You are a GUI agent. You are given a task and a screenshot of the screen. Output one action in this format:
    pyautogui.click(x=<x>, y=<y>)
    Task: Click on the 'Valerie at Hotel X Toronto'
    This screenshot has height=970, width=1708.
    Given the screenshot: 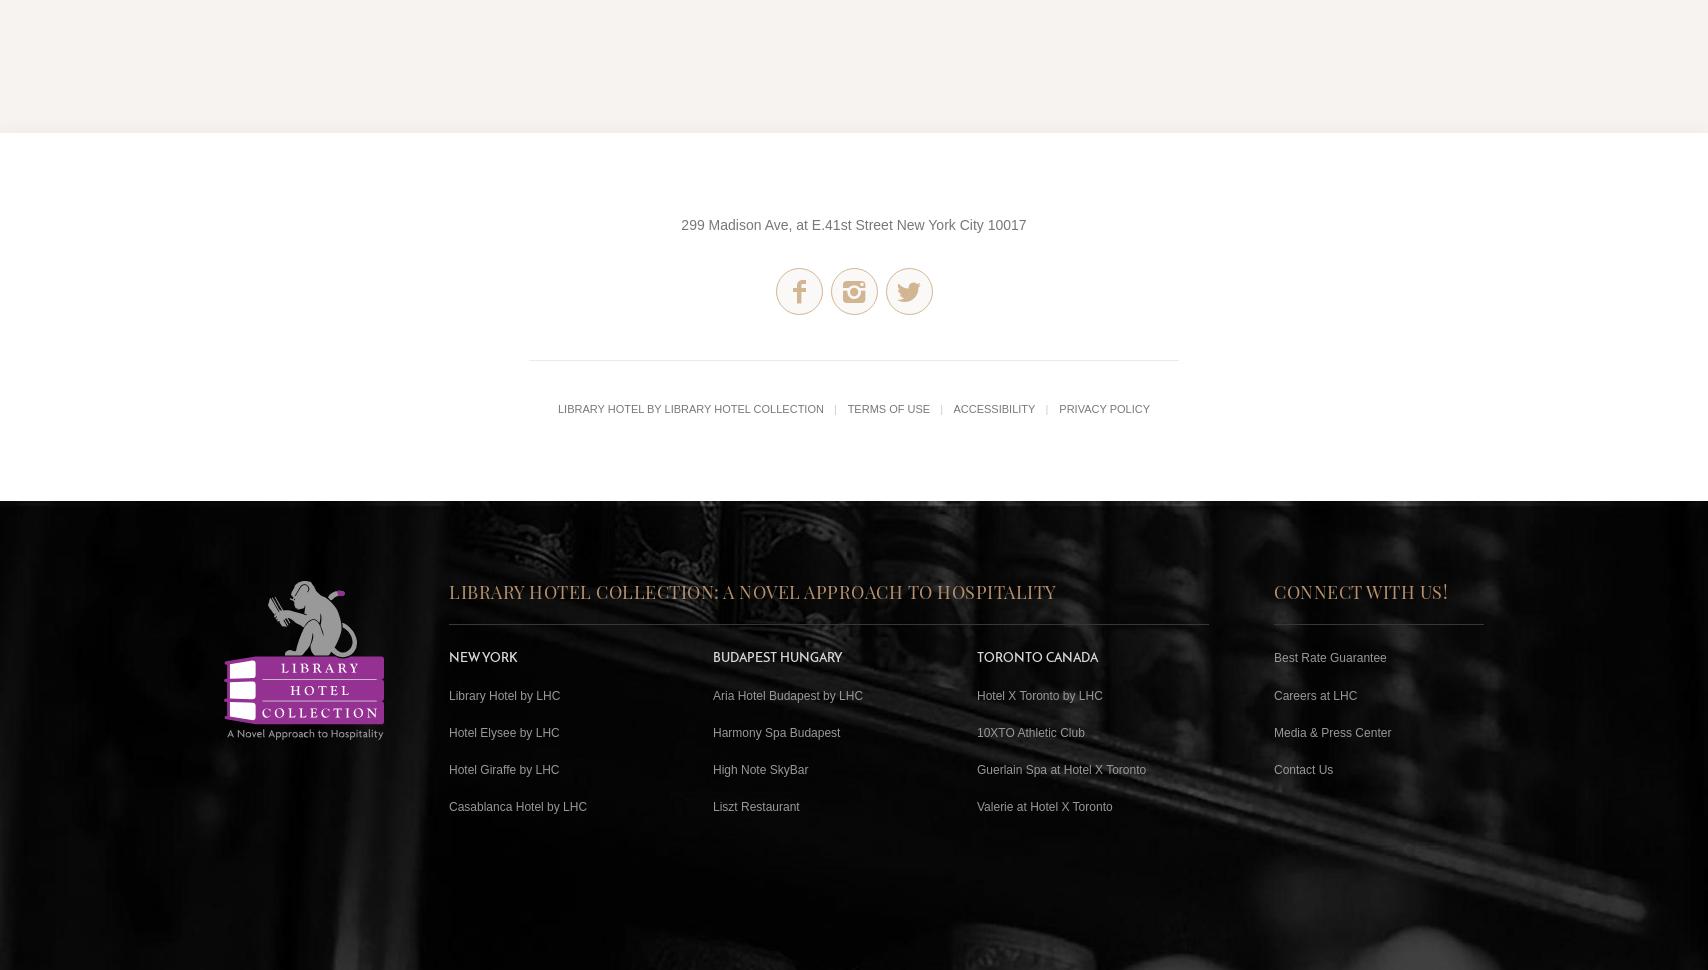 What is the action you would take?
    pyautogui.click(x=1044, y=807)
    